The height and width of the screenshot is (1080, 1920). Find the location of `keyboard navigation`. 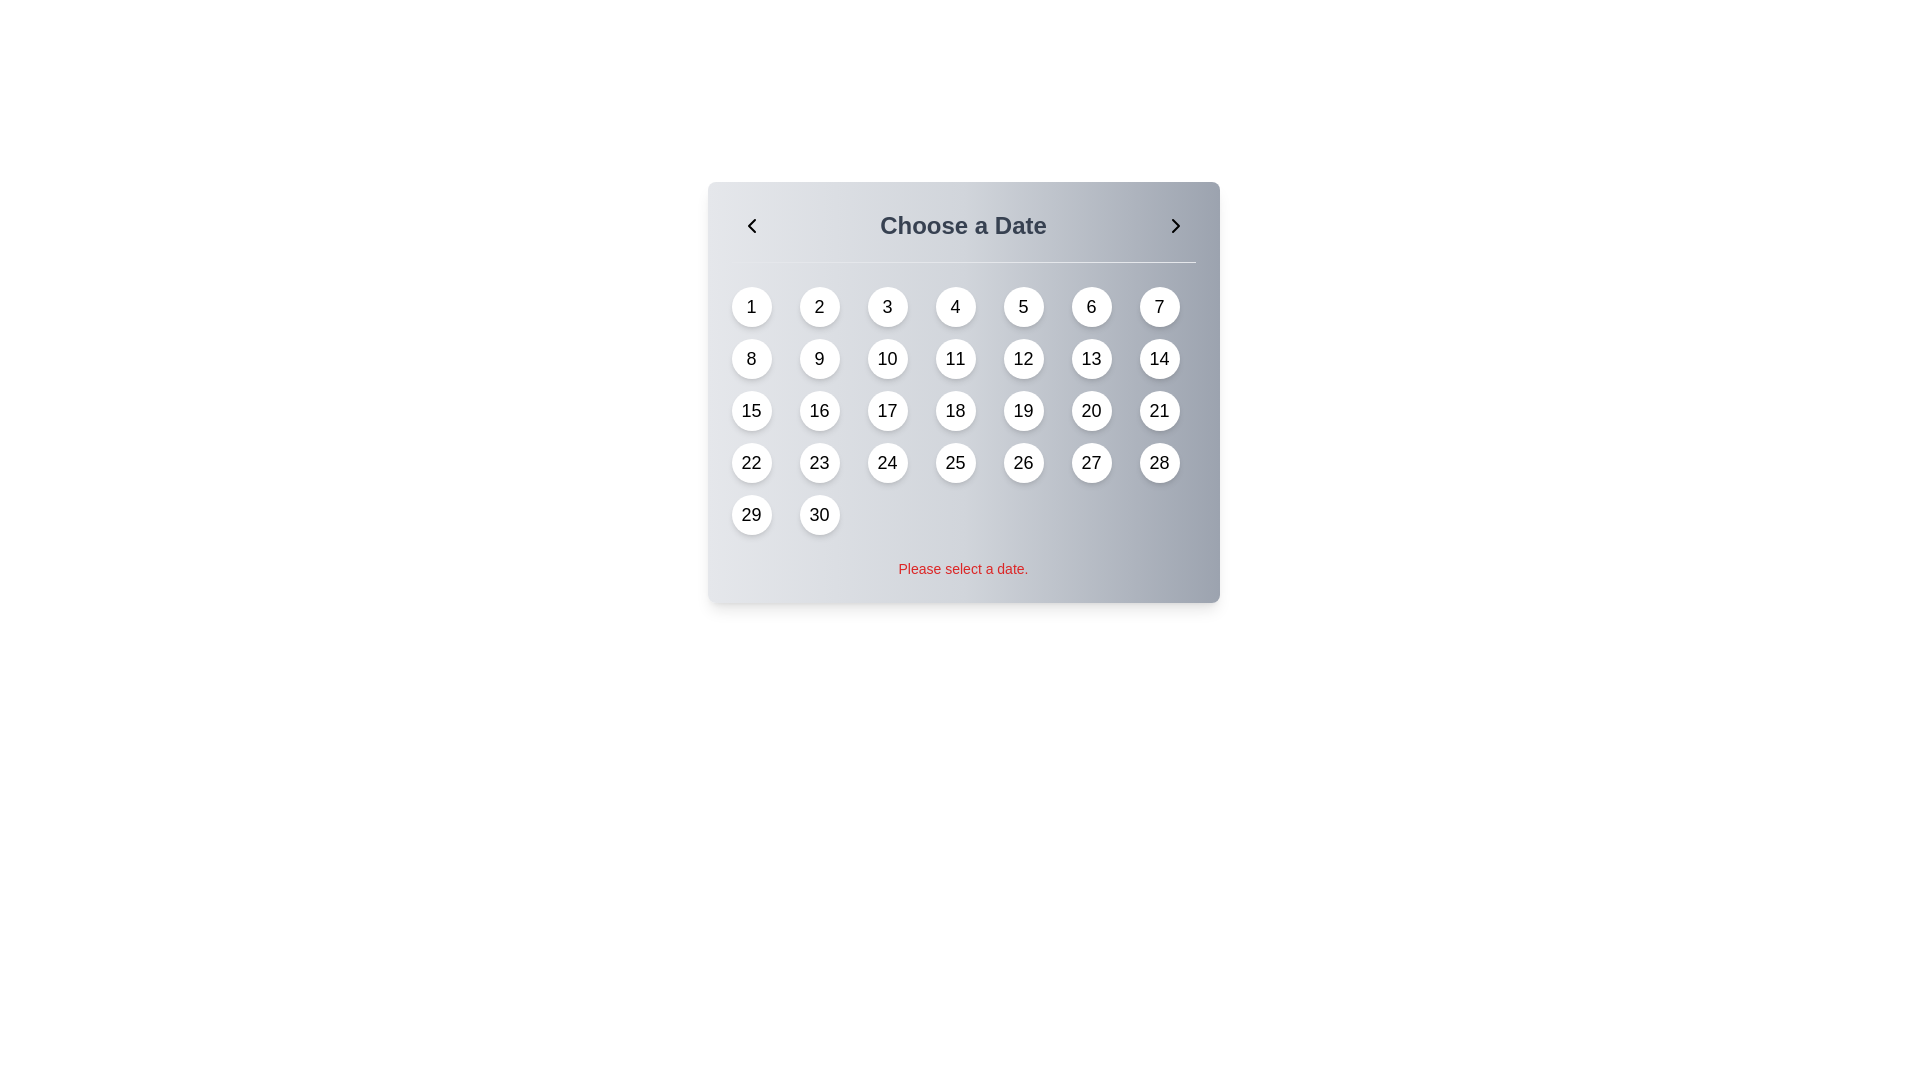

keyboard navigation is located at coordinates (954, 462).